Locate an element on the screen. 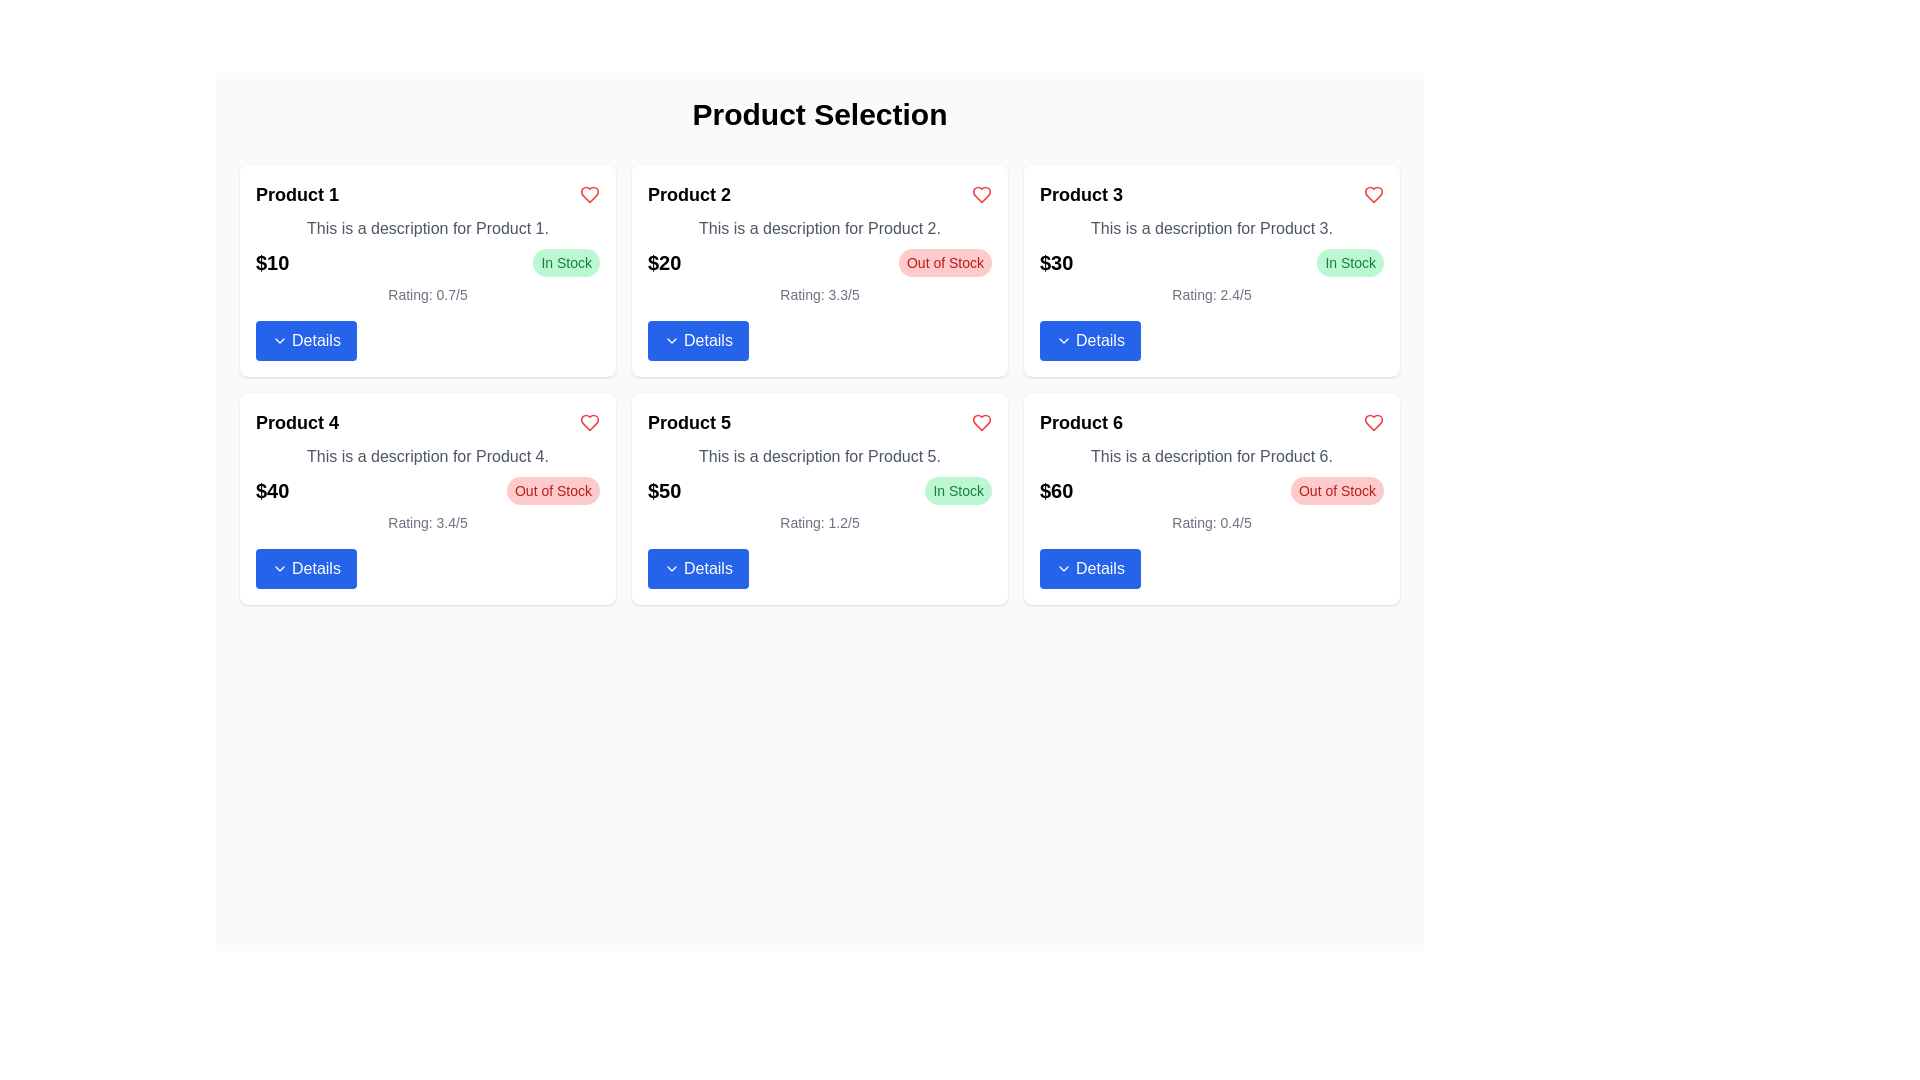 The width and height of the screenshot is (1920, 1080). the heart-shaped 'like' icon located at the top-right corner of the 'Product 6' card using a keyboard shortcut is located at coordinates (1372, 422).